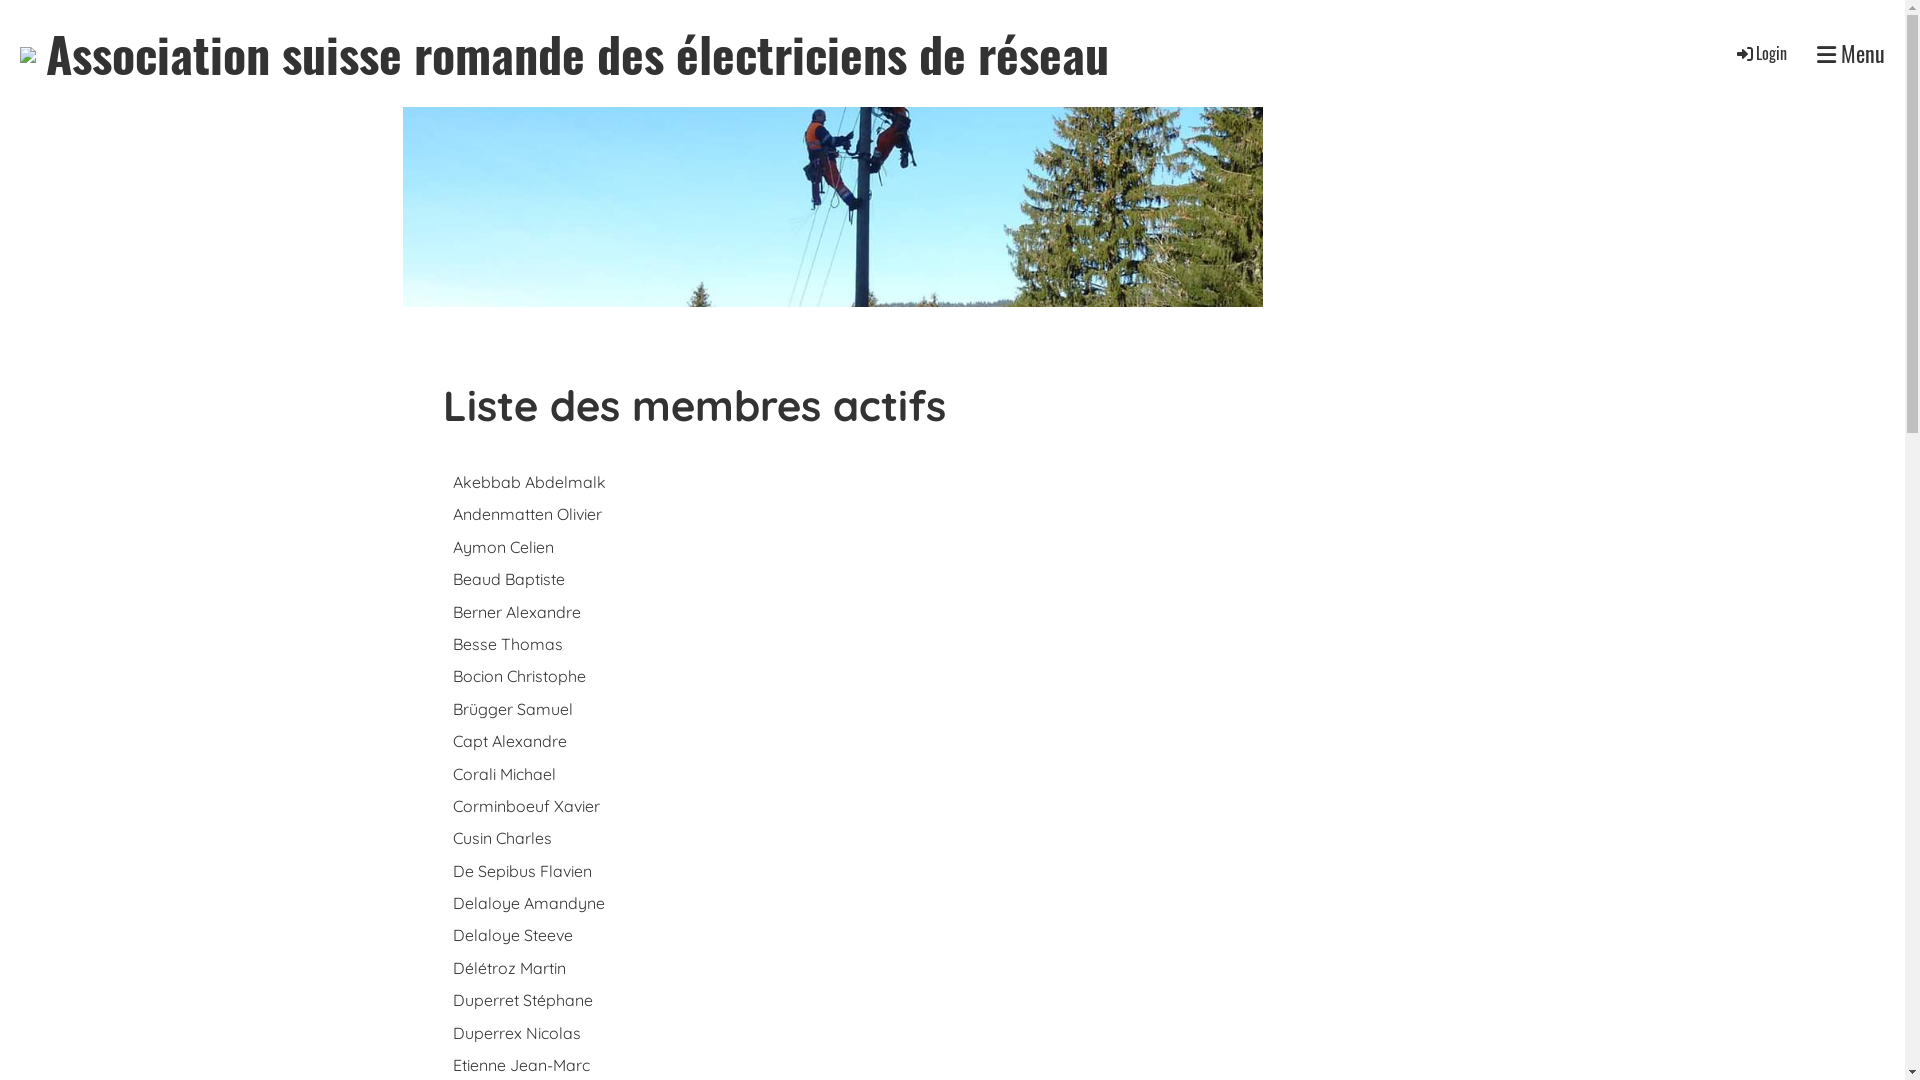 The image size is (1920, 1080). I want to click on 'Menu', so click(1817, 52).